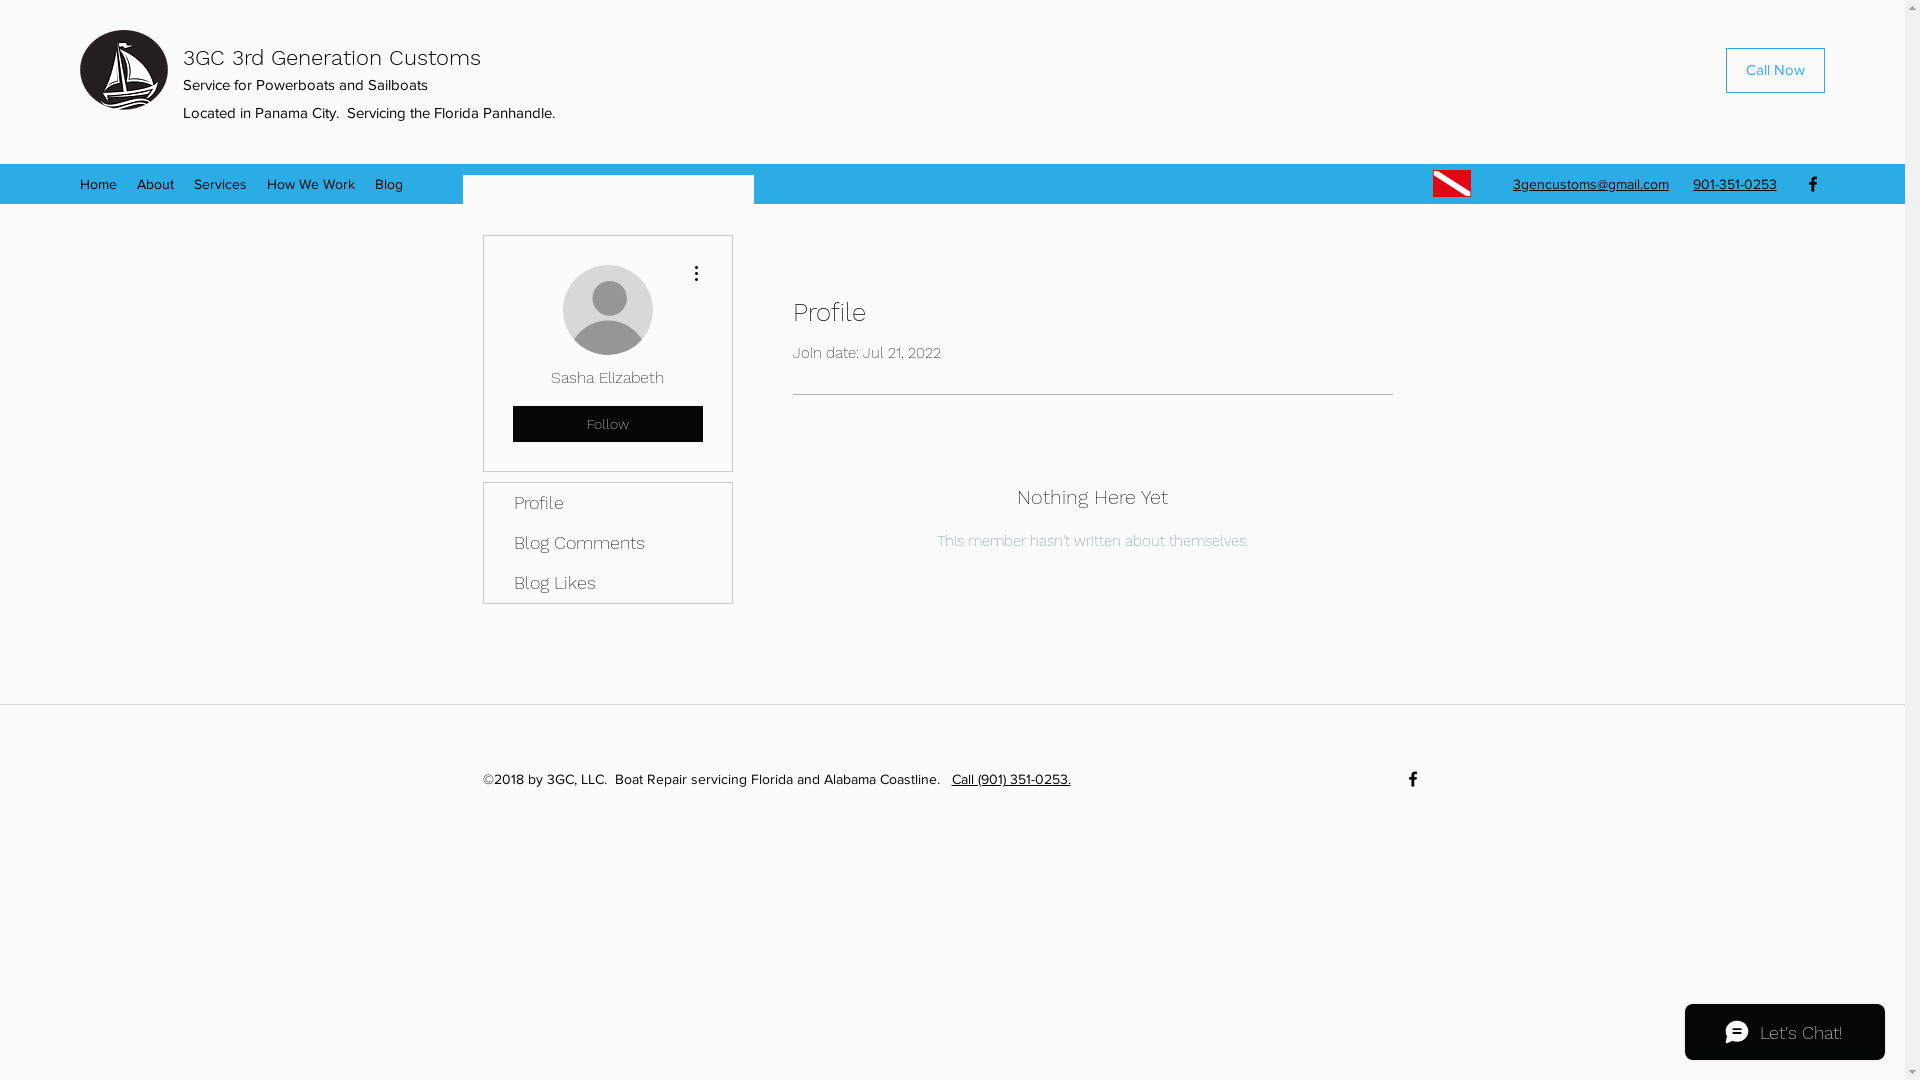  What do you see at coordinates (310, 184) in the screenshot?
I see `'How We Work'` at bounding box center [310, 184].